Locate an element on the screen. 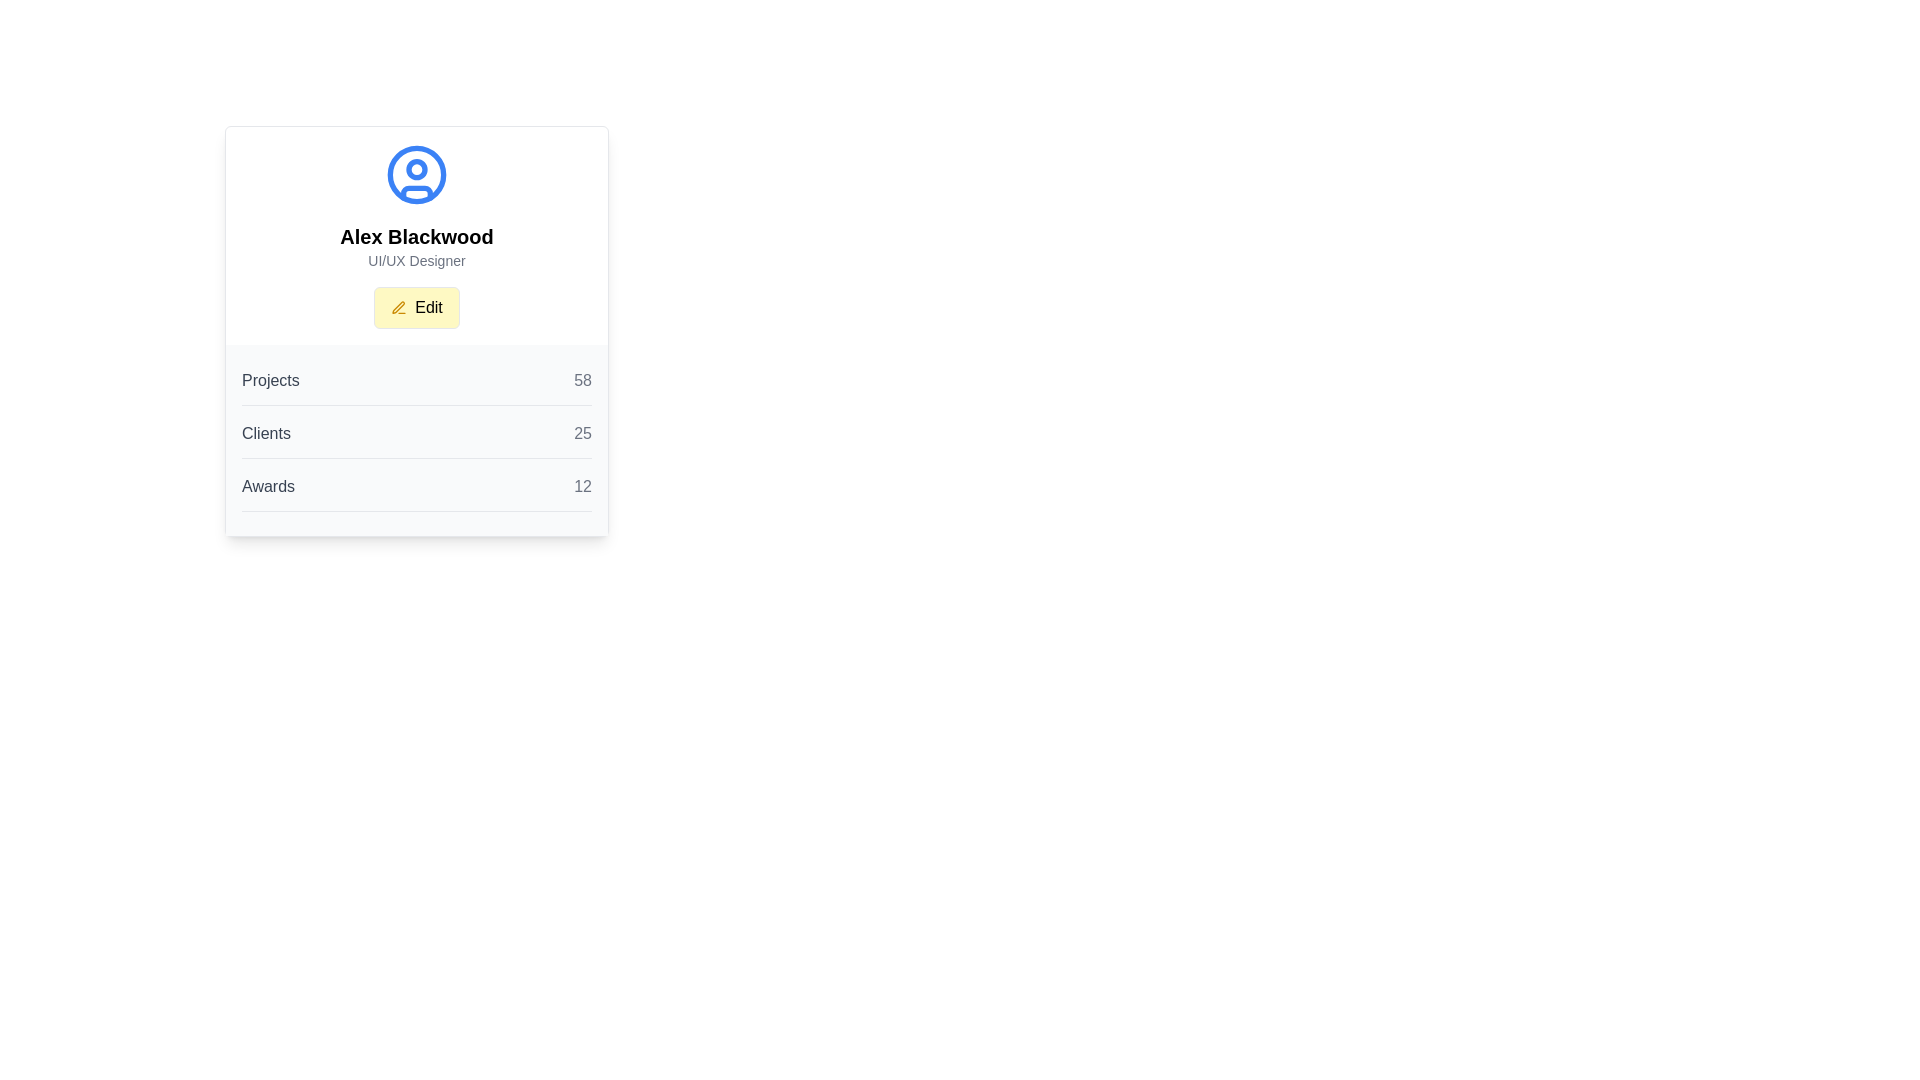 Image resolution: width=1920 pixels, height=1080 pixels. the text label displaying the number of 'Projects' associated with the user, located to the right of the 'Projects' label in the top row of the list is located at coordinates (582, 381).